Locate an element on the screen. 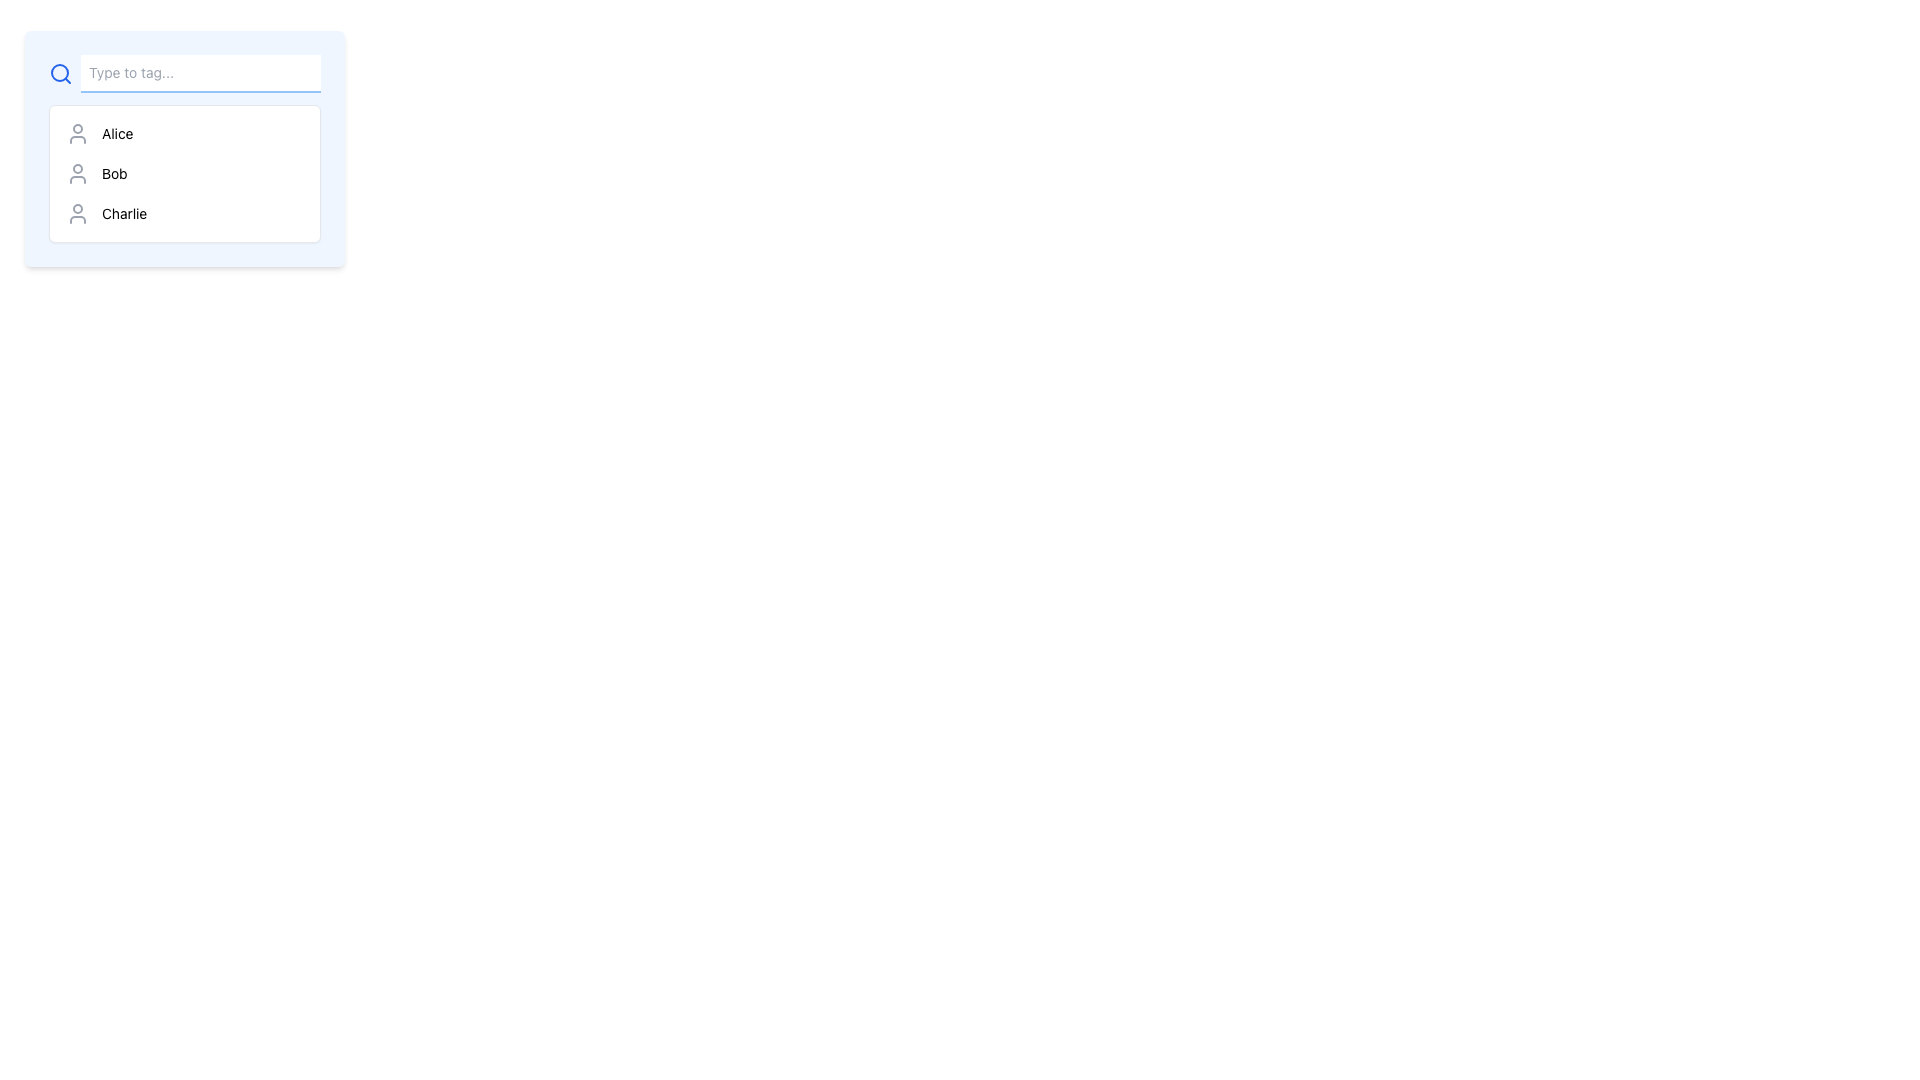  the small circular SVG element that is part of the search icon, located to the left of the 'Type to tag...' input field is located at coordinates (59, 72).